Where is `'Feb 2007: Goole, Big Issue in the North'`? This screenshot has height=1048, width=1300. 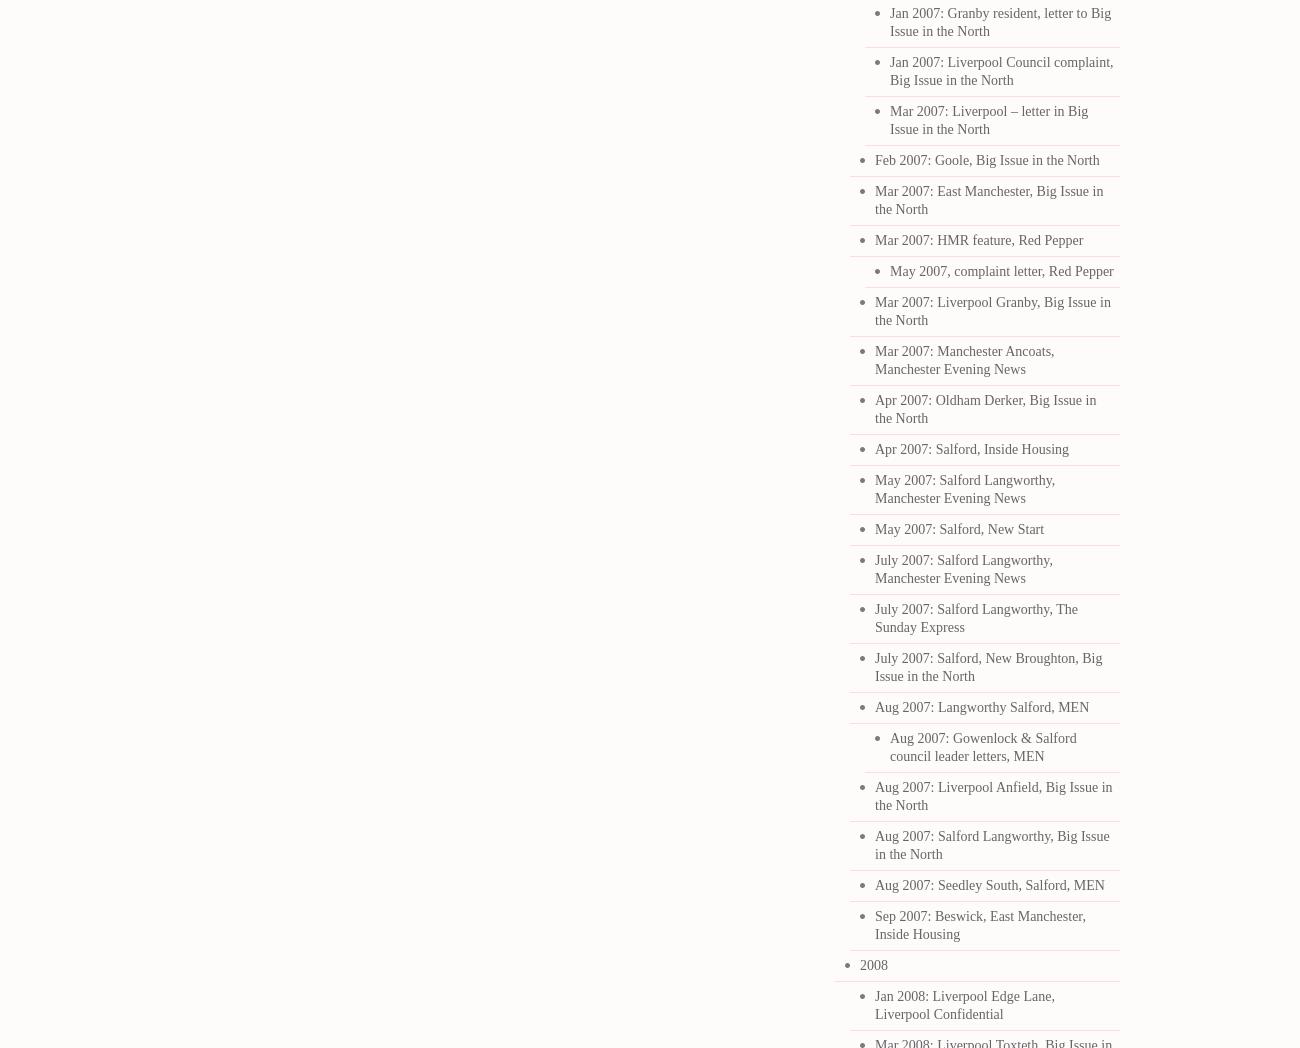
'Feb 2007: Goole, Big Issue in the North' is located at coordinates (874, 160).